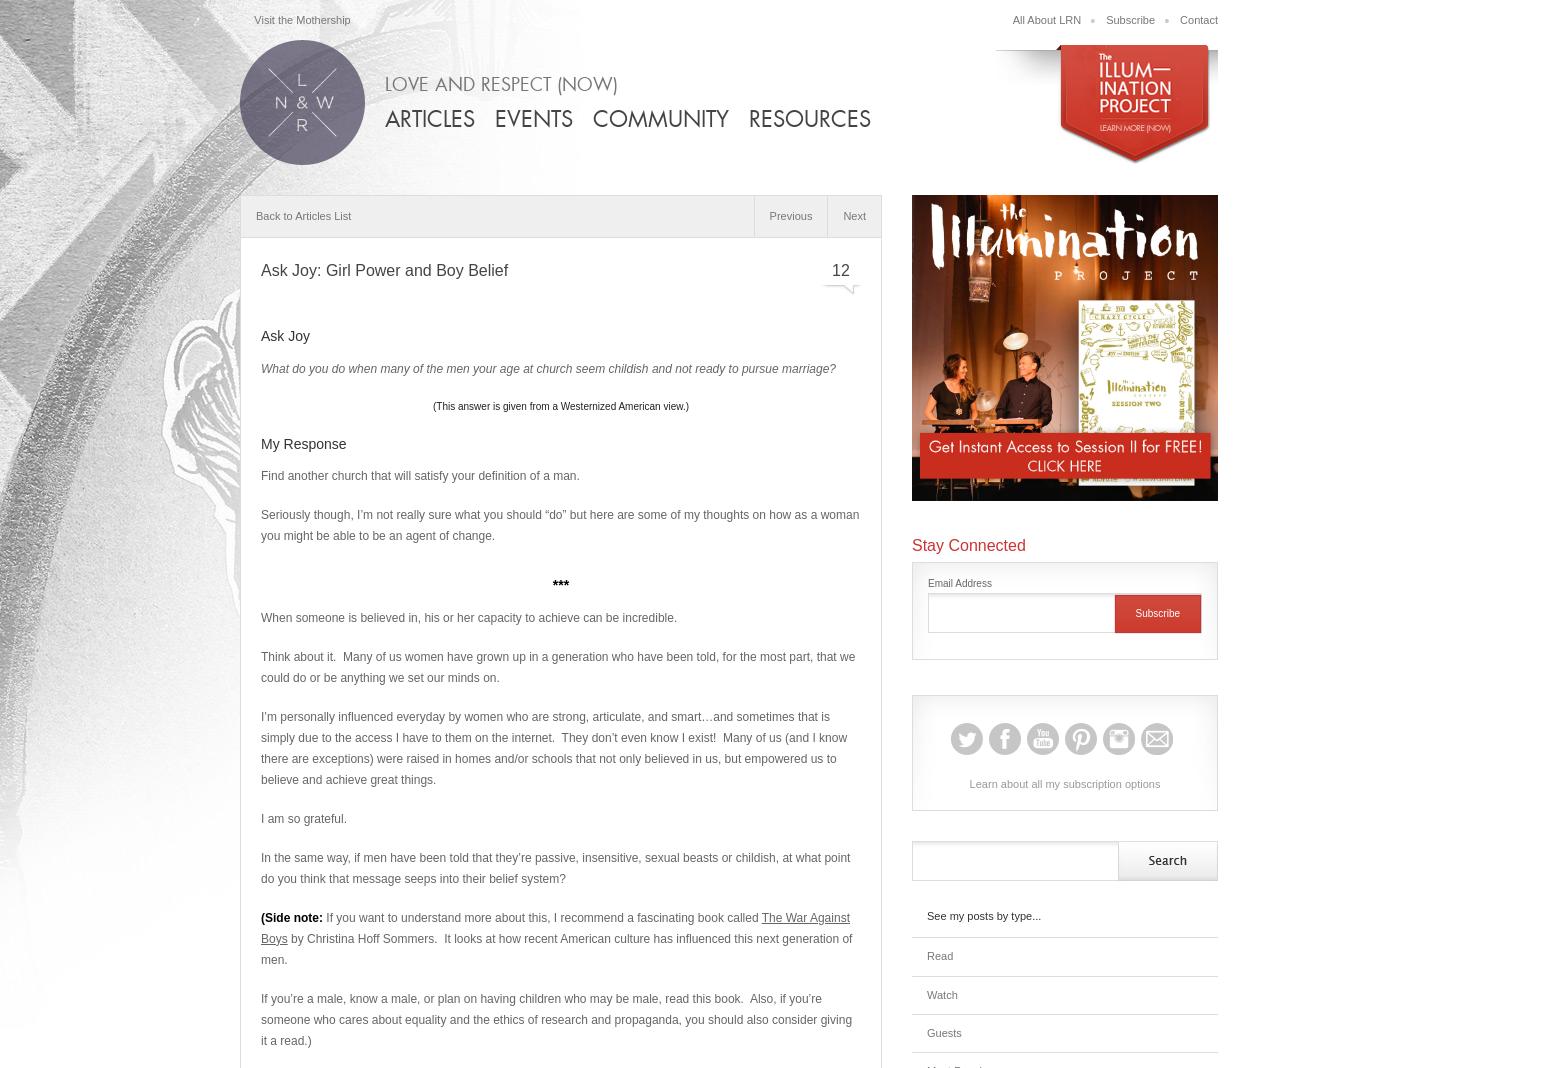  What do you see at coordinates (556, 948) in the screenshot?
I see `'by Christina Hoff Sommers.  It looks at how recent American culture has inﬂuenced this next generation of men.'` at bounding box center [556, 948].